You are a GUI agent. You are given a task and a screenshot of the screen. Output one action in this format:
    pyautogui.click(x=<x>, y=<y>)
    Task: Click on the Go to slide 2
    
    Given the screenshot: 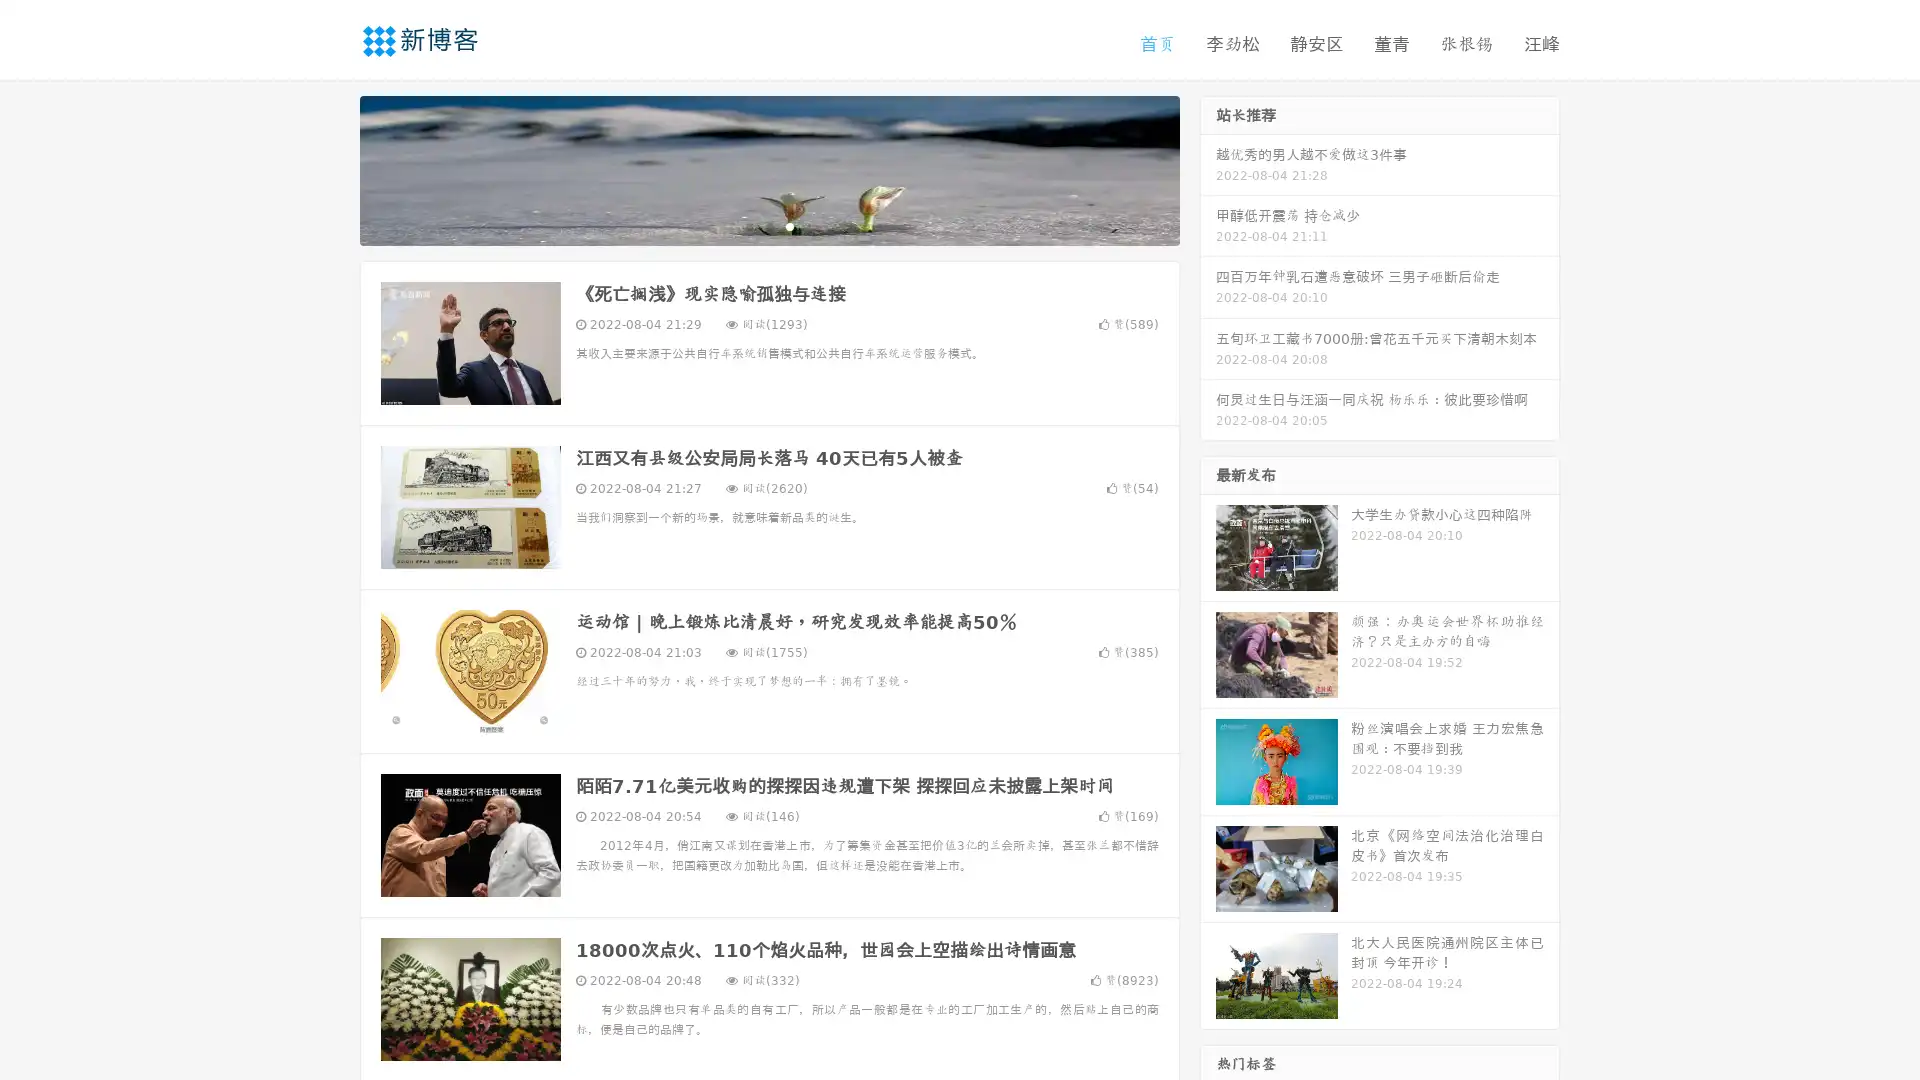 What is the action you would take?
    pyautogui.click(x=768, y=225)
    